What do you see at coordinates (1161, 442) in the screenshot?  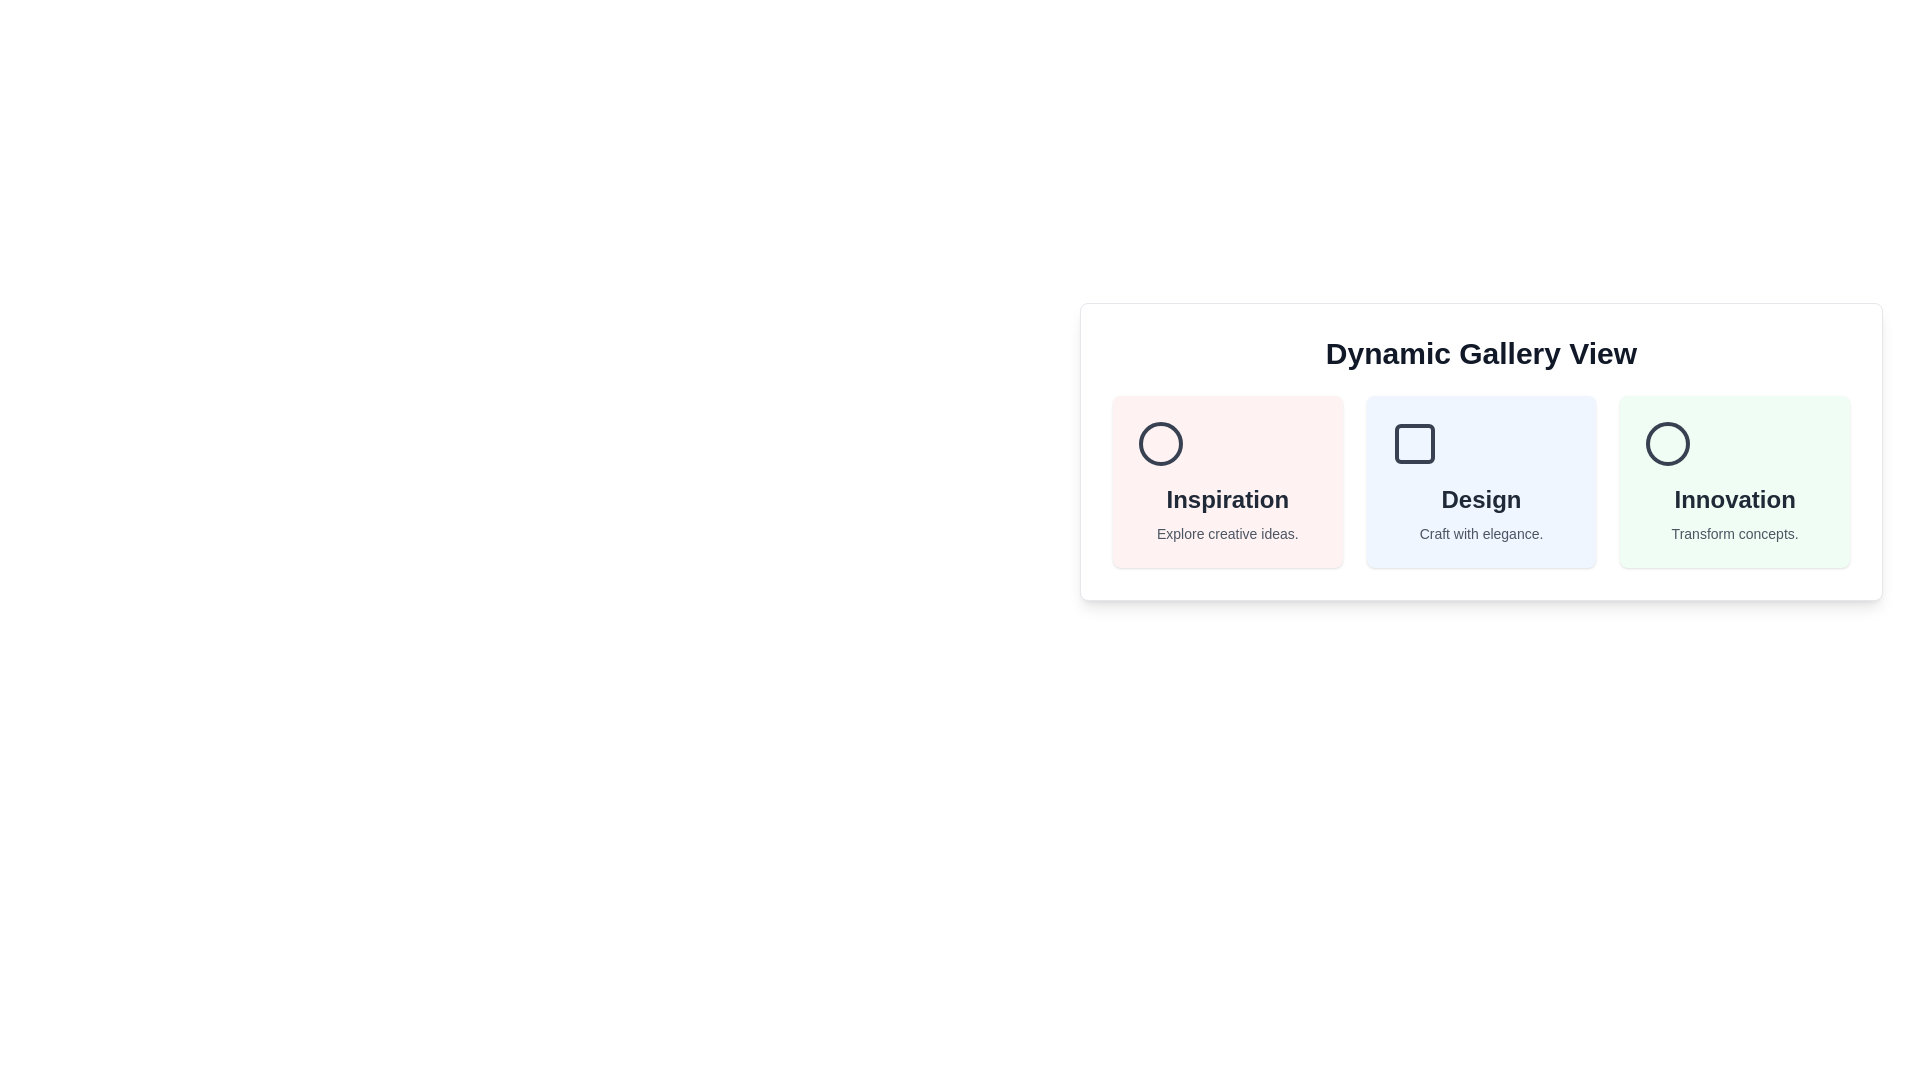 I see `the decorative SVG Circle element in the top-left section of the 'Inspiration' card` at bounding box center [1161, 442].